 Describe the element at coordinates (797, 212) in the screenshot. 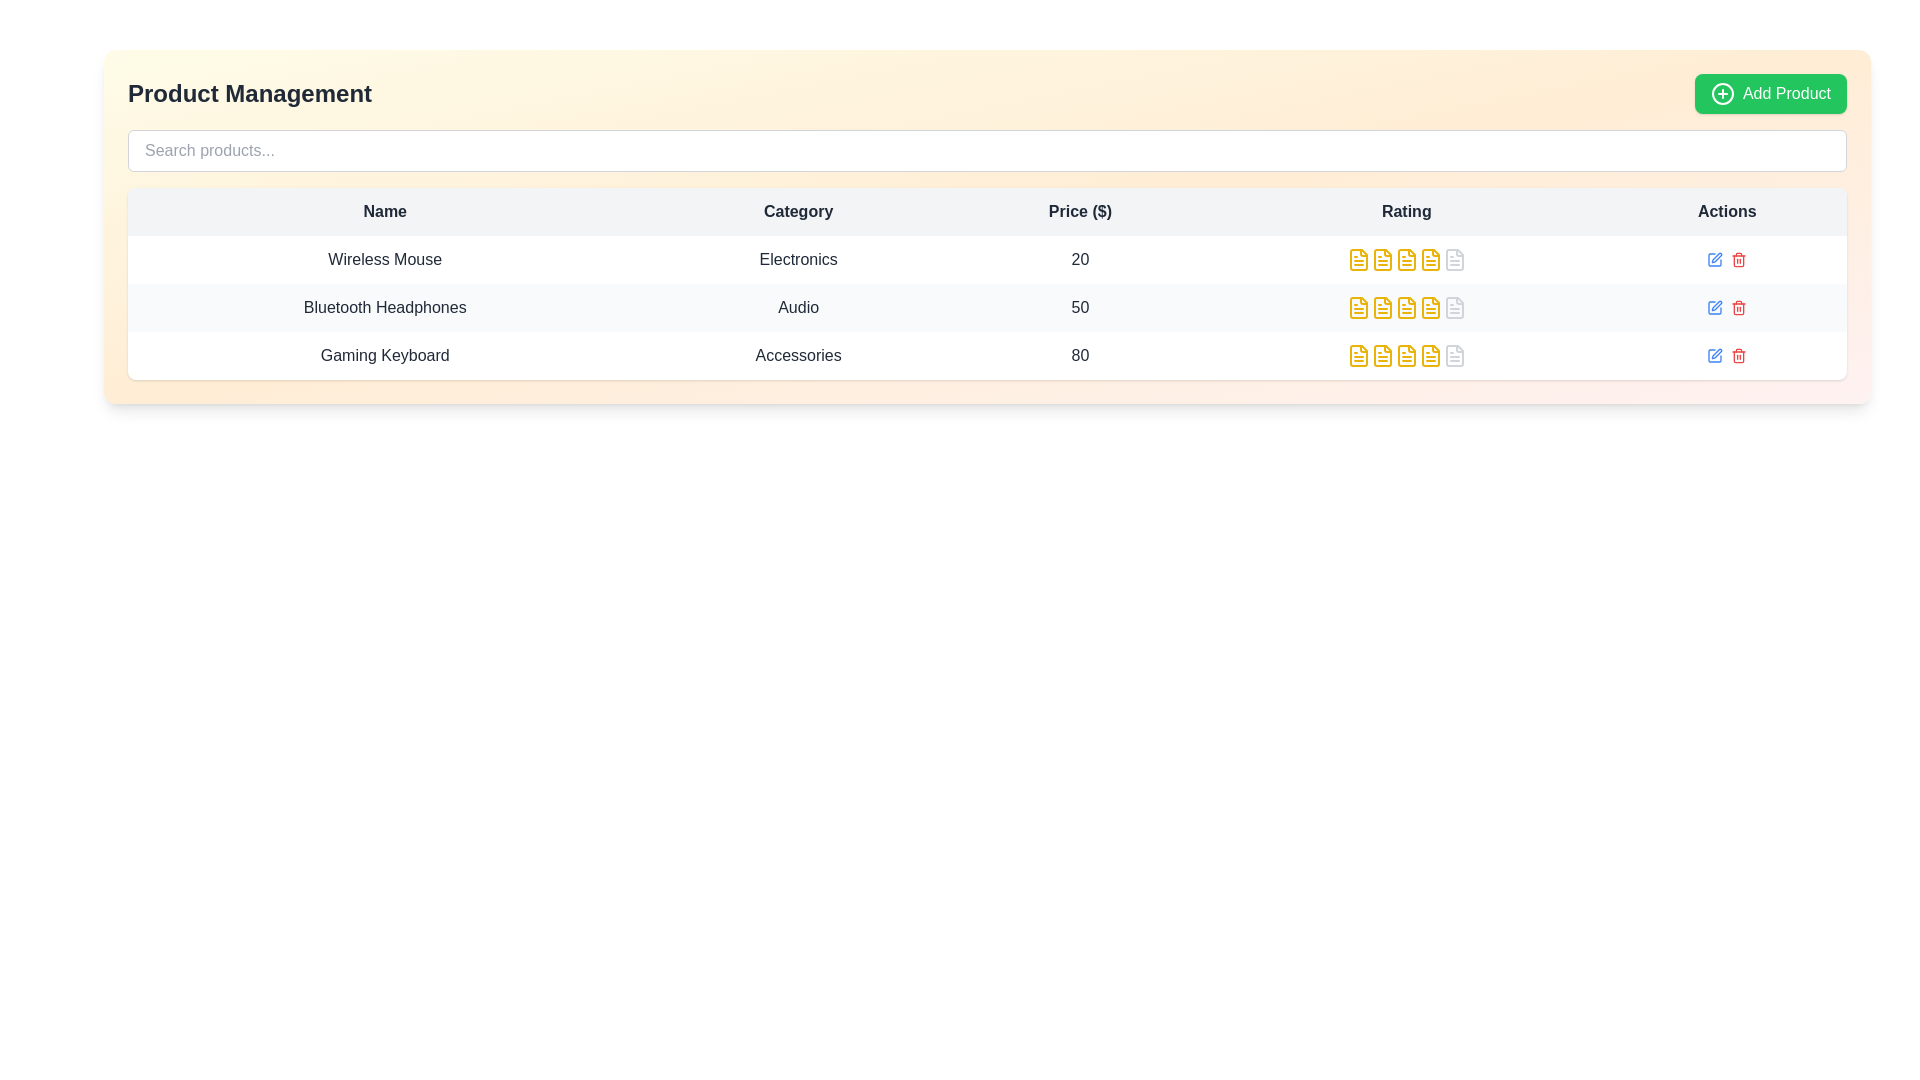

I see `the text label that contains the word 'Category', which is the second header in a row located at the top of the table, positioned between 'Name' and 'Price ($)'` at that location.